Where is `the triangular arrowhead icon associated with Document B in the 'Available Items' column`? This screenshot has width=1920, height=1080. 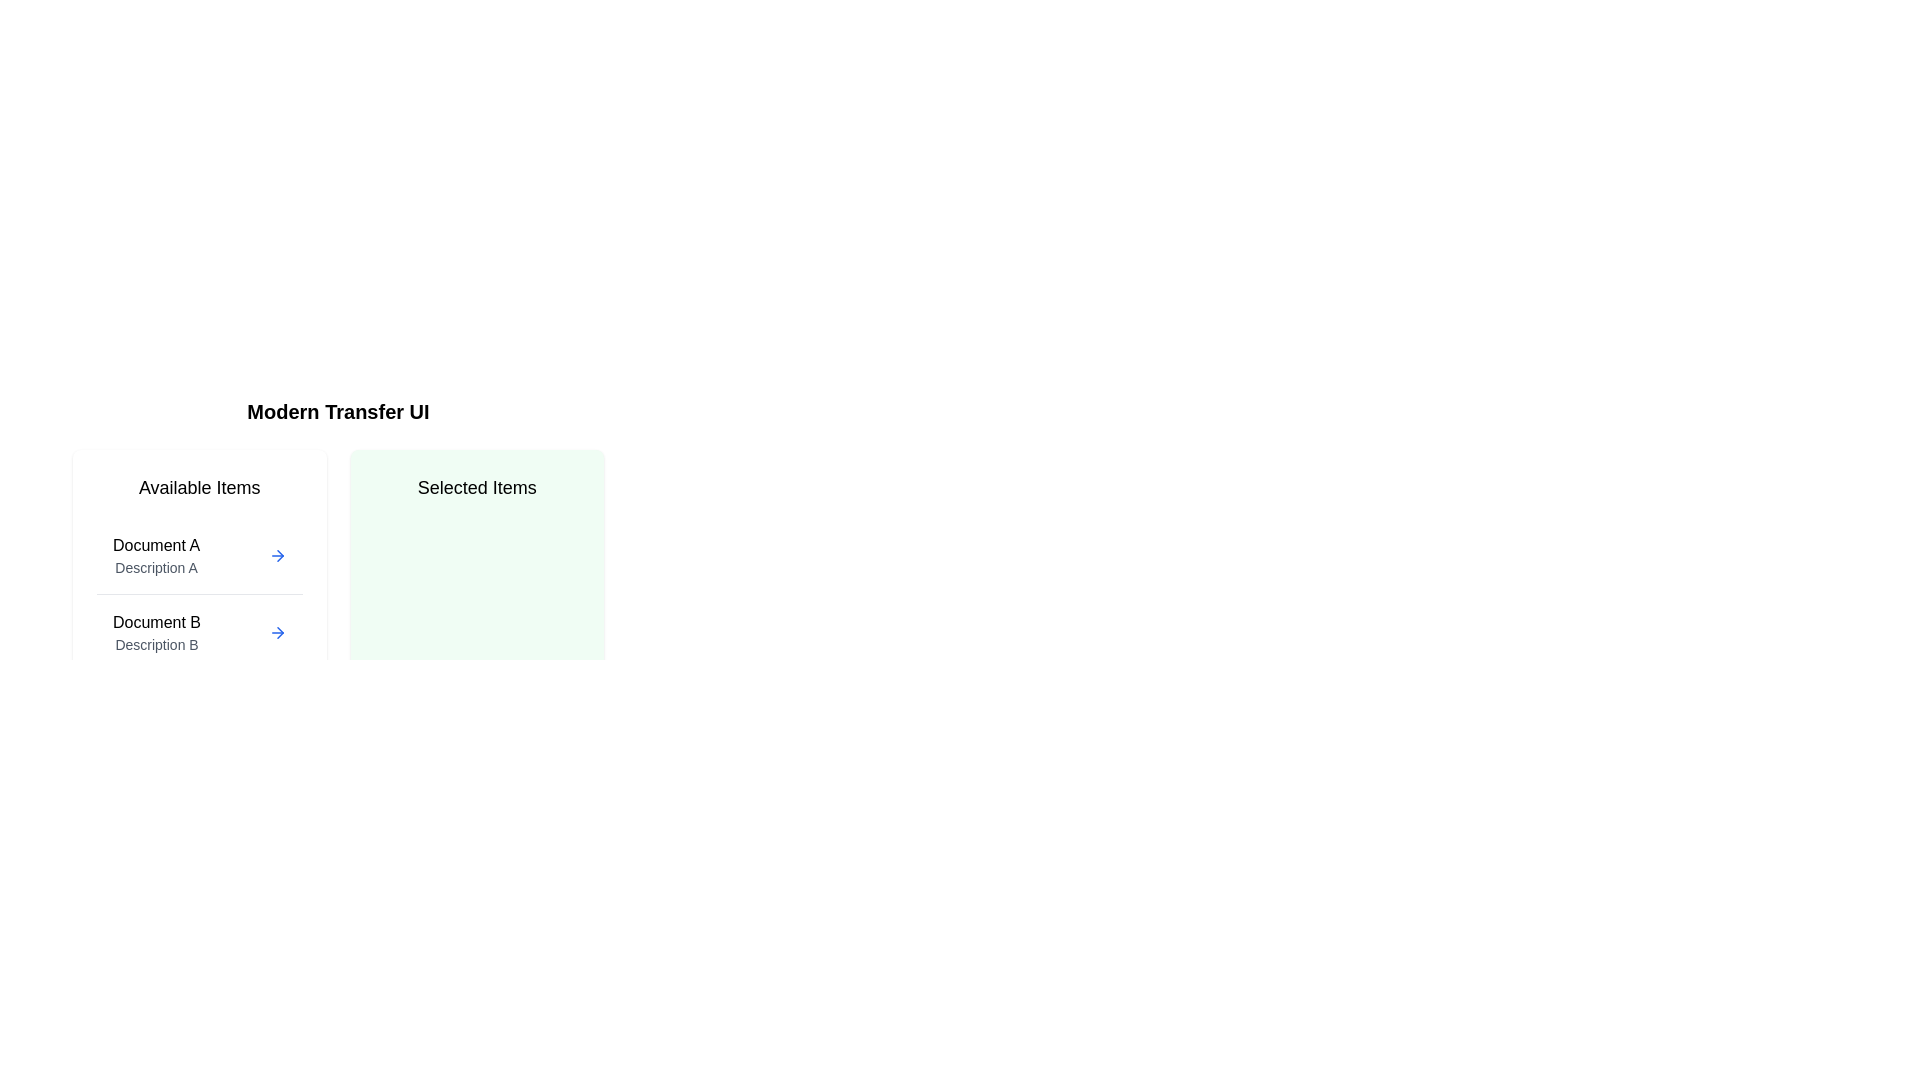
the triangular arrowhead icon associated with Document B in the 'Available Items' column is located at coordinates (279, 555).